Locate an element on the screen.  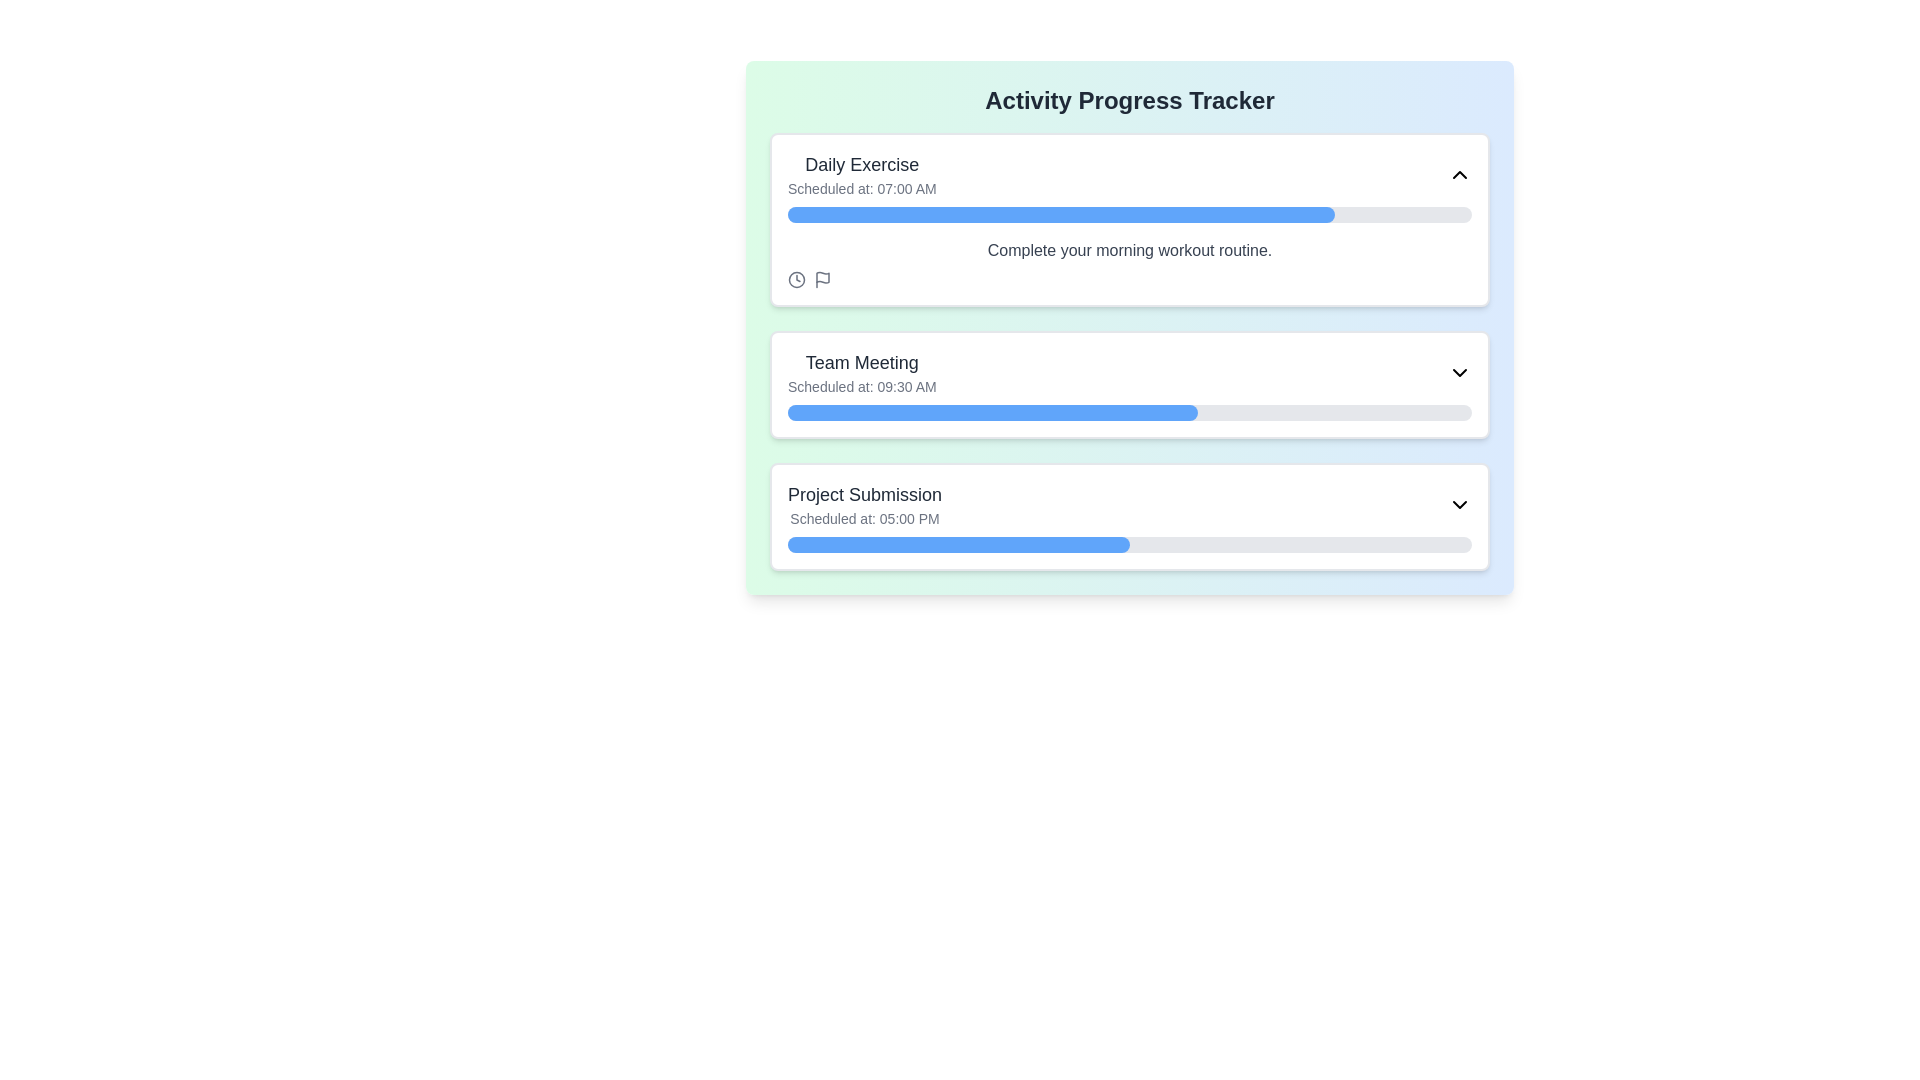
the chevron-up icon in the top-right corner of the 'Daily Exercise' card is located at coordinates (1459, 173).